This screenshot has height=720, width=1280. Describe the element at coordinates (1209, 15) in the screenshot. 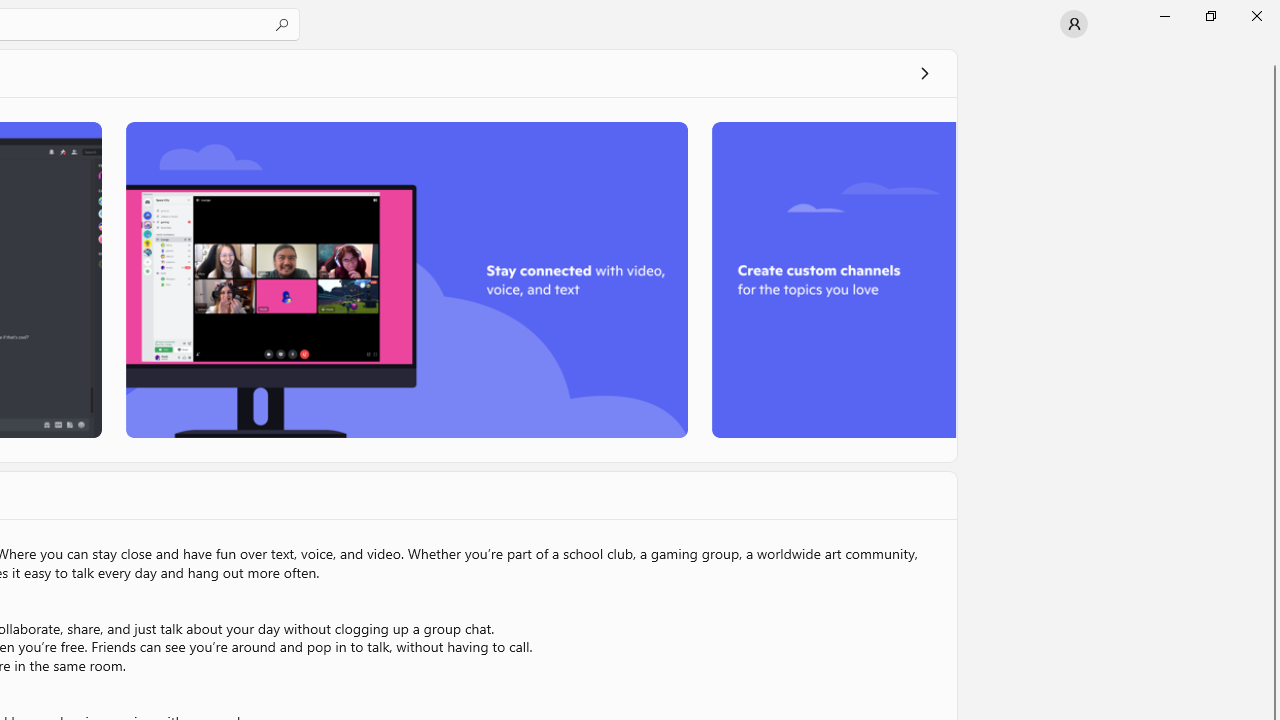

I see `'Restore Microsoft Store'` at that location.